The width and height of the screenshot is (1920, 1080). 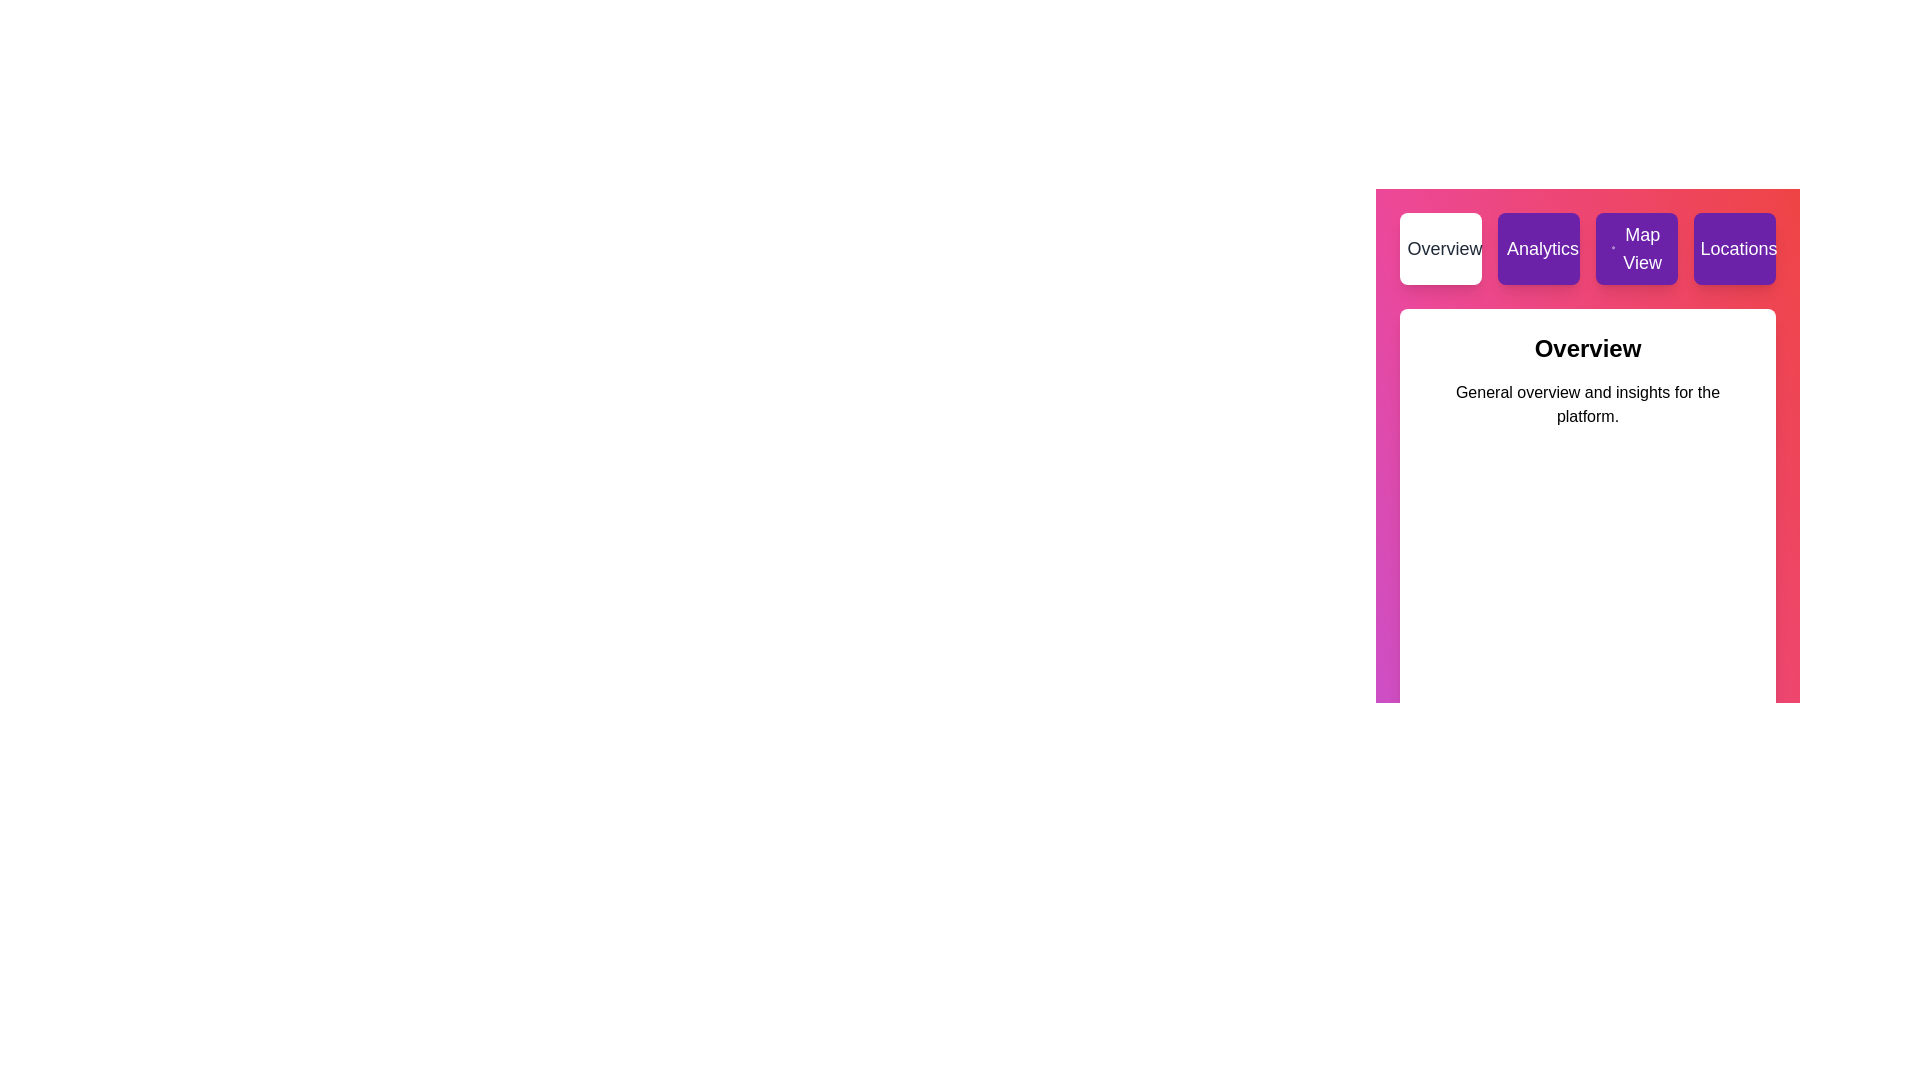 I want to click on the 'Overview' navigation button located at the top-left part of the interface for keyboard navigation, so click(x=1440, y=248).